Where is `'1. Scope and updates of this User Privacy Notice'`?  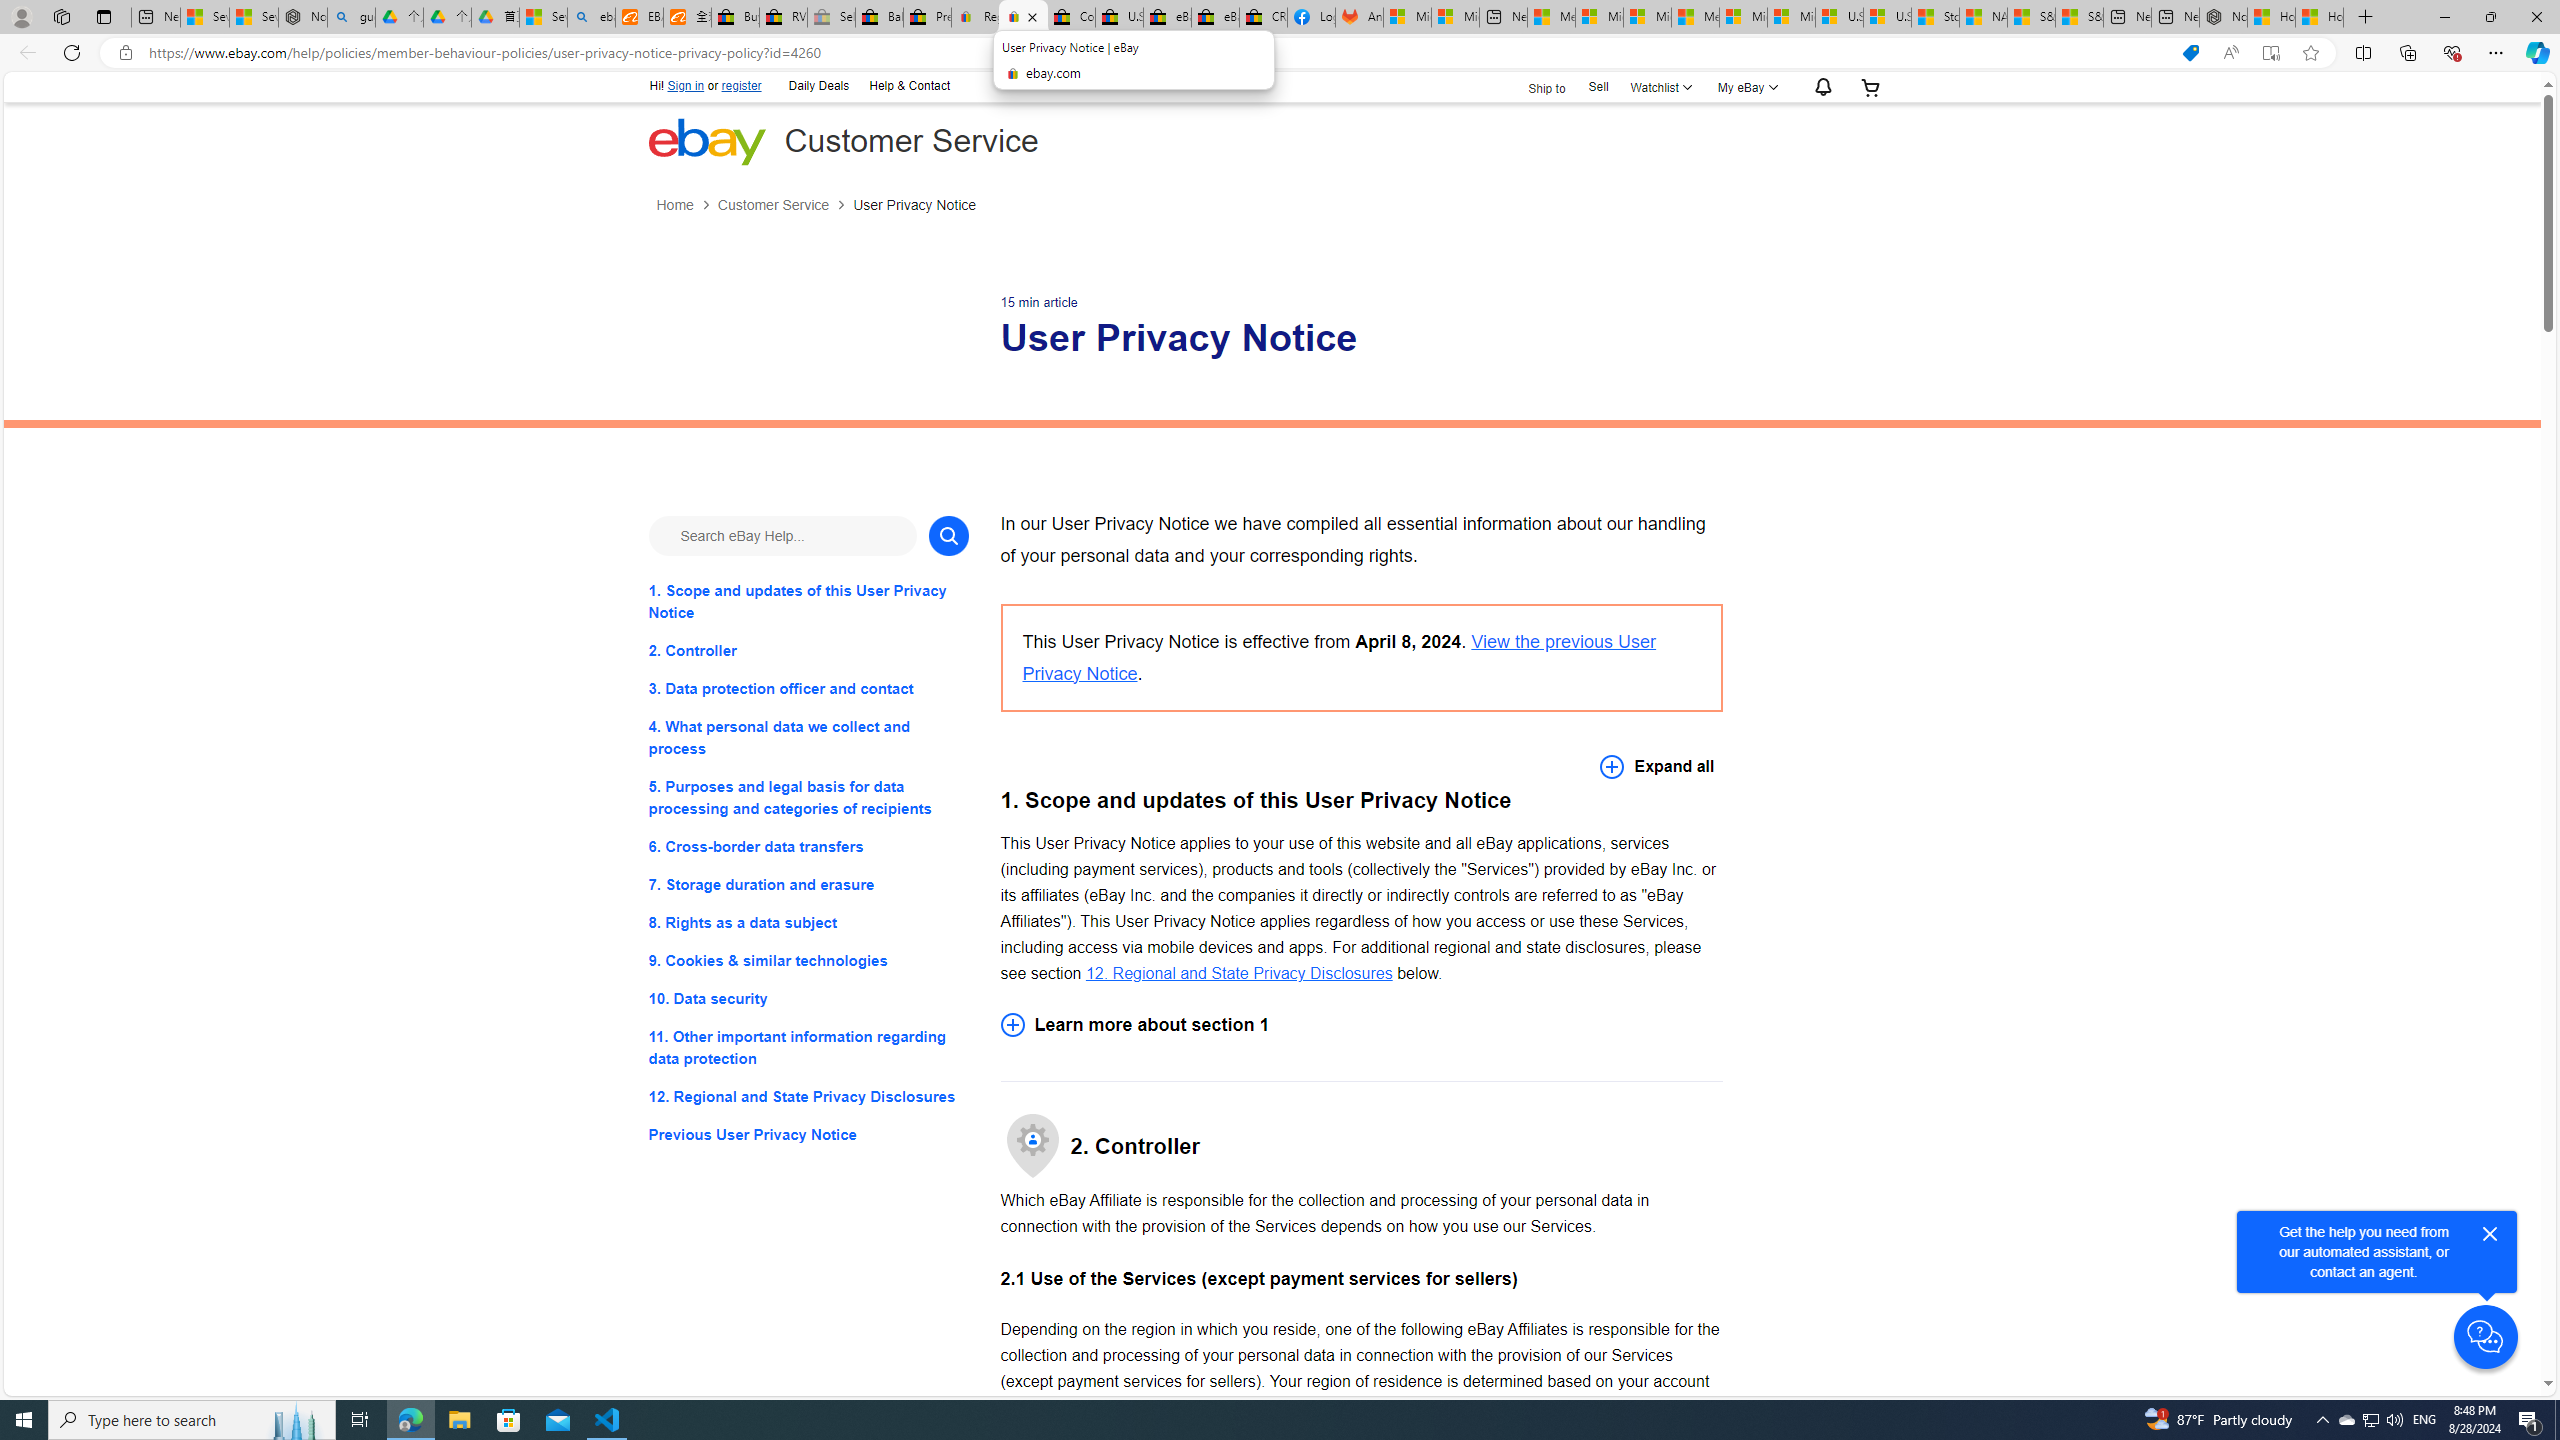
'1. Scope and updates of this User Privacy Notice' is located at coordinates (807, 601).